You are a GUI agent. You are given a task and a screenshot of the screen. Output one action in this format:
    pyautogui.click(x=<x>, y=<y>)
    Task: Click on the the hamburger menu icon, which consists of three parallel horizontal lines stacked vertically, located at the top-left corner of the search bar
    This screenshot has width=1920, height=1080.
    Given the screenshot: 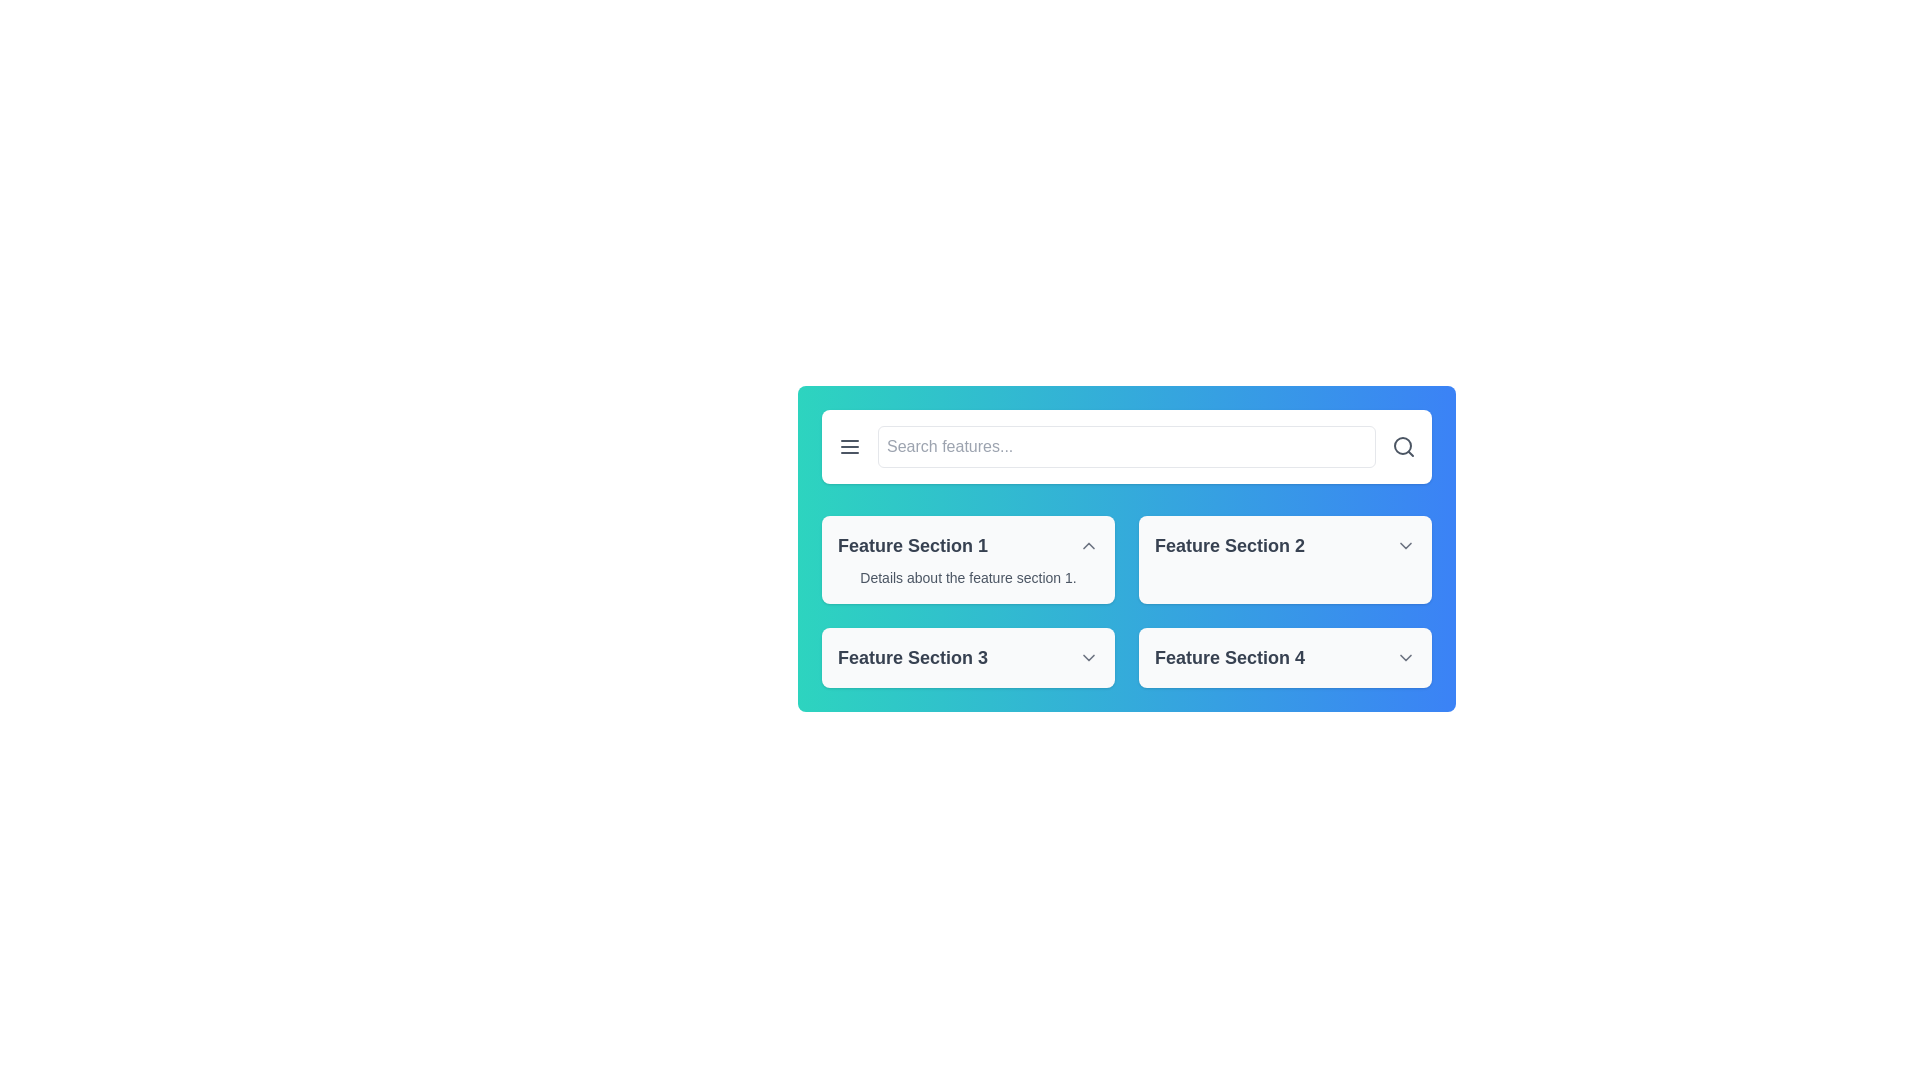 What is the action you would take?
    pyautogui.click(x=849, y=446)
    